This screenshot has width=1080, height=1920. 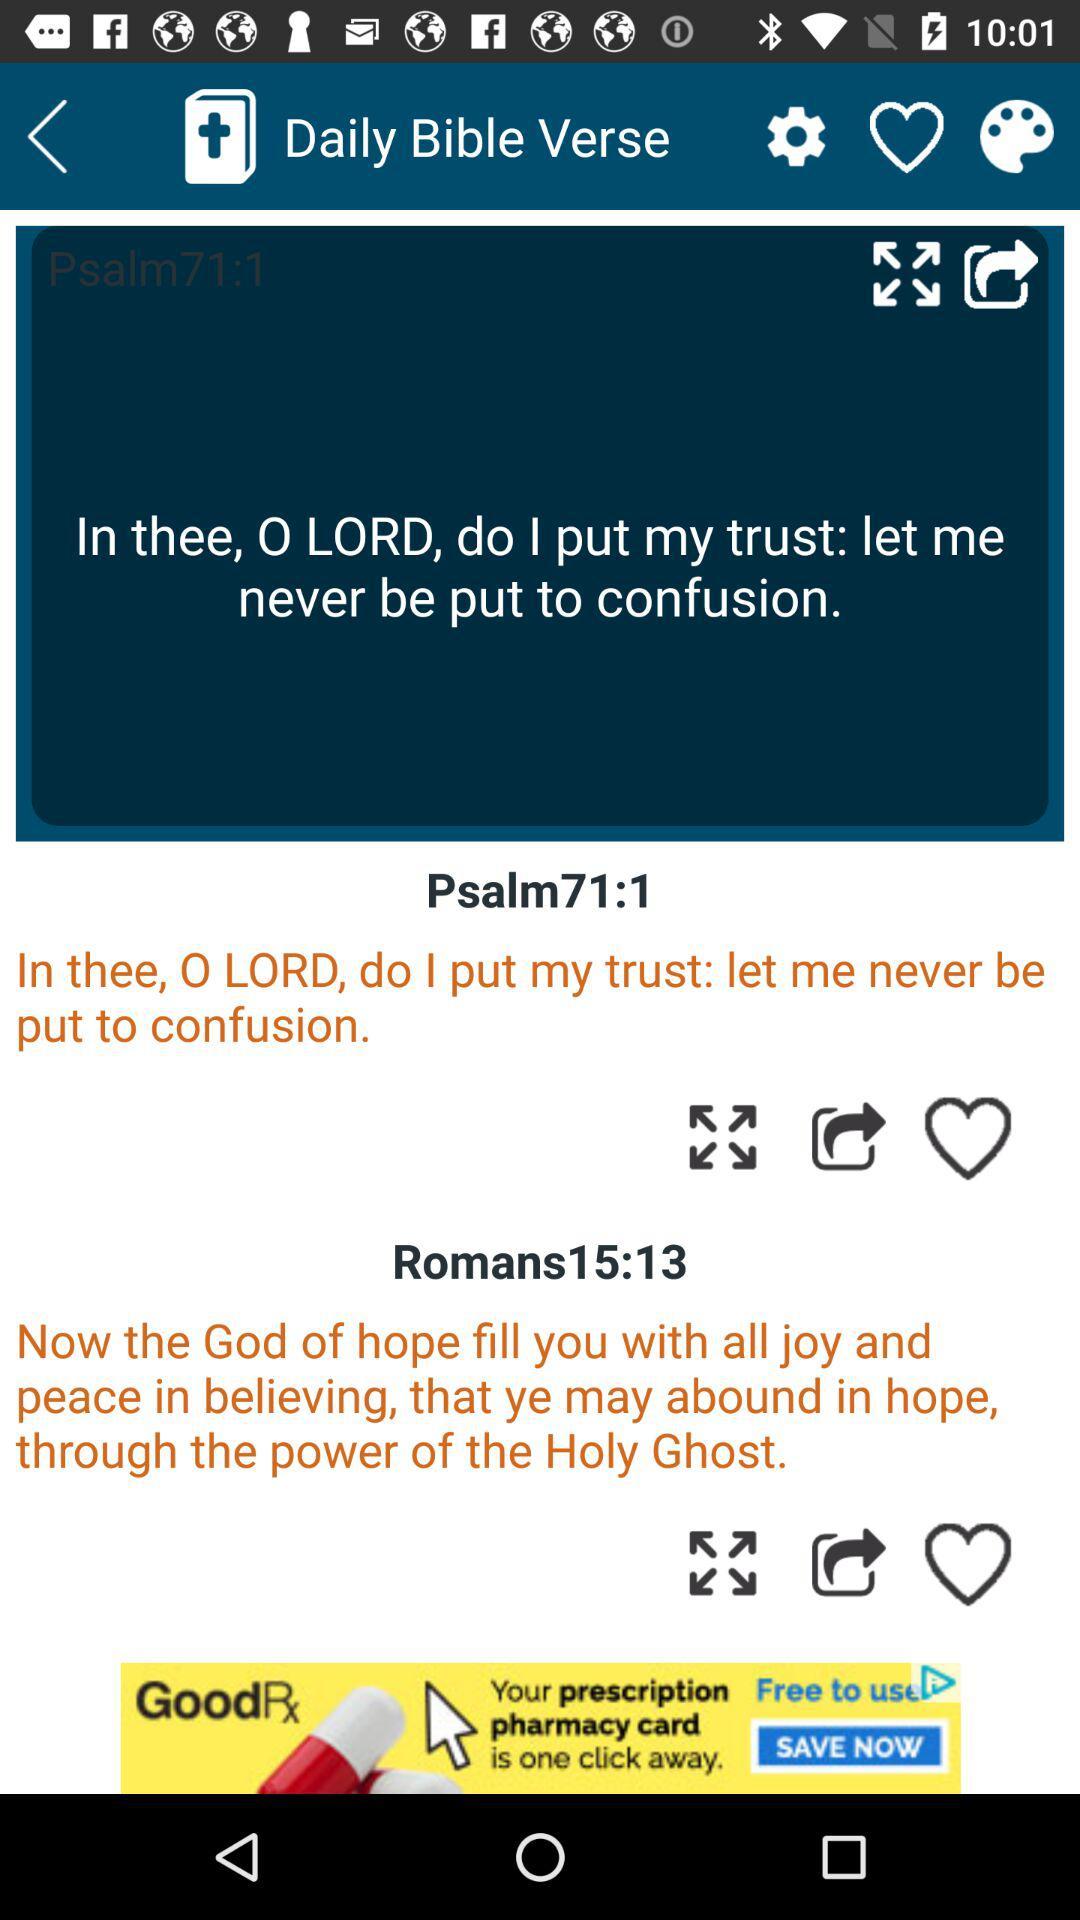 I want to click on go back, so click(x=1001, y=272).